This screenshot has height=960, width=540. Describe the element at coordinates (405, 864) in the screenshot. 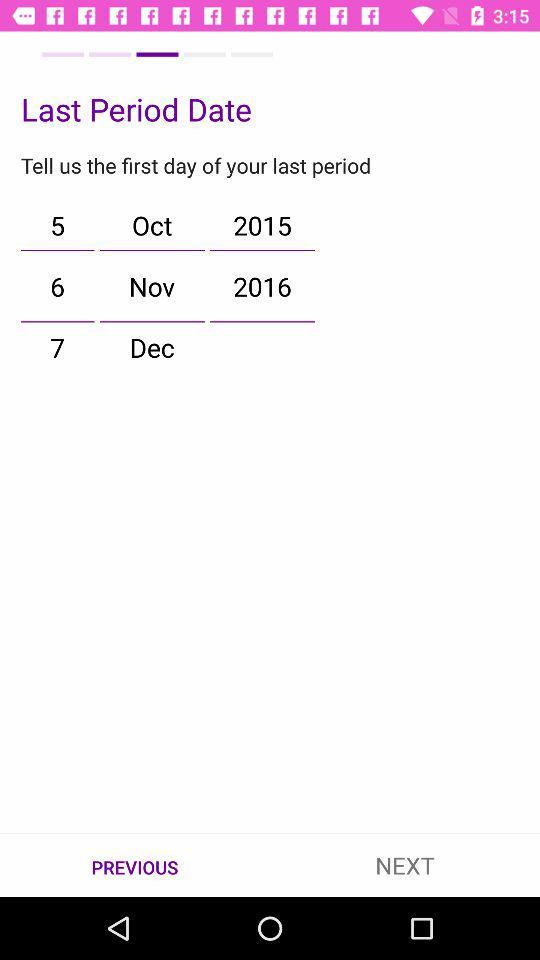

I see `the icon next to previous icon` at that location.